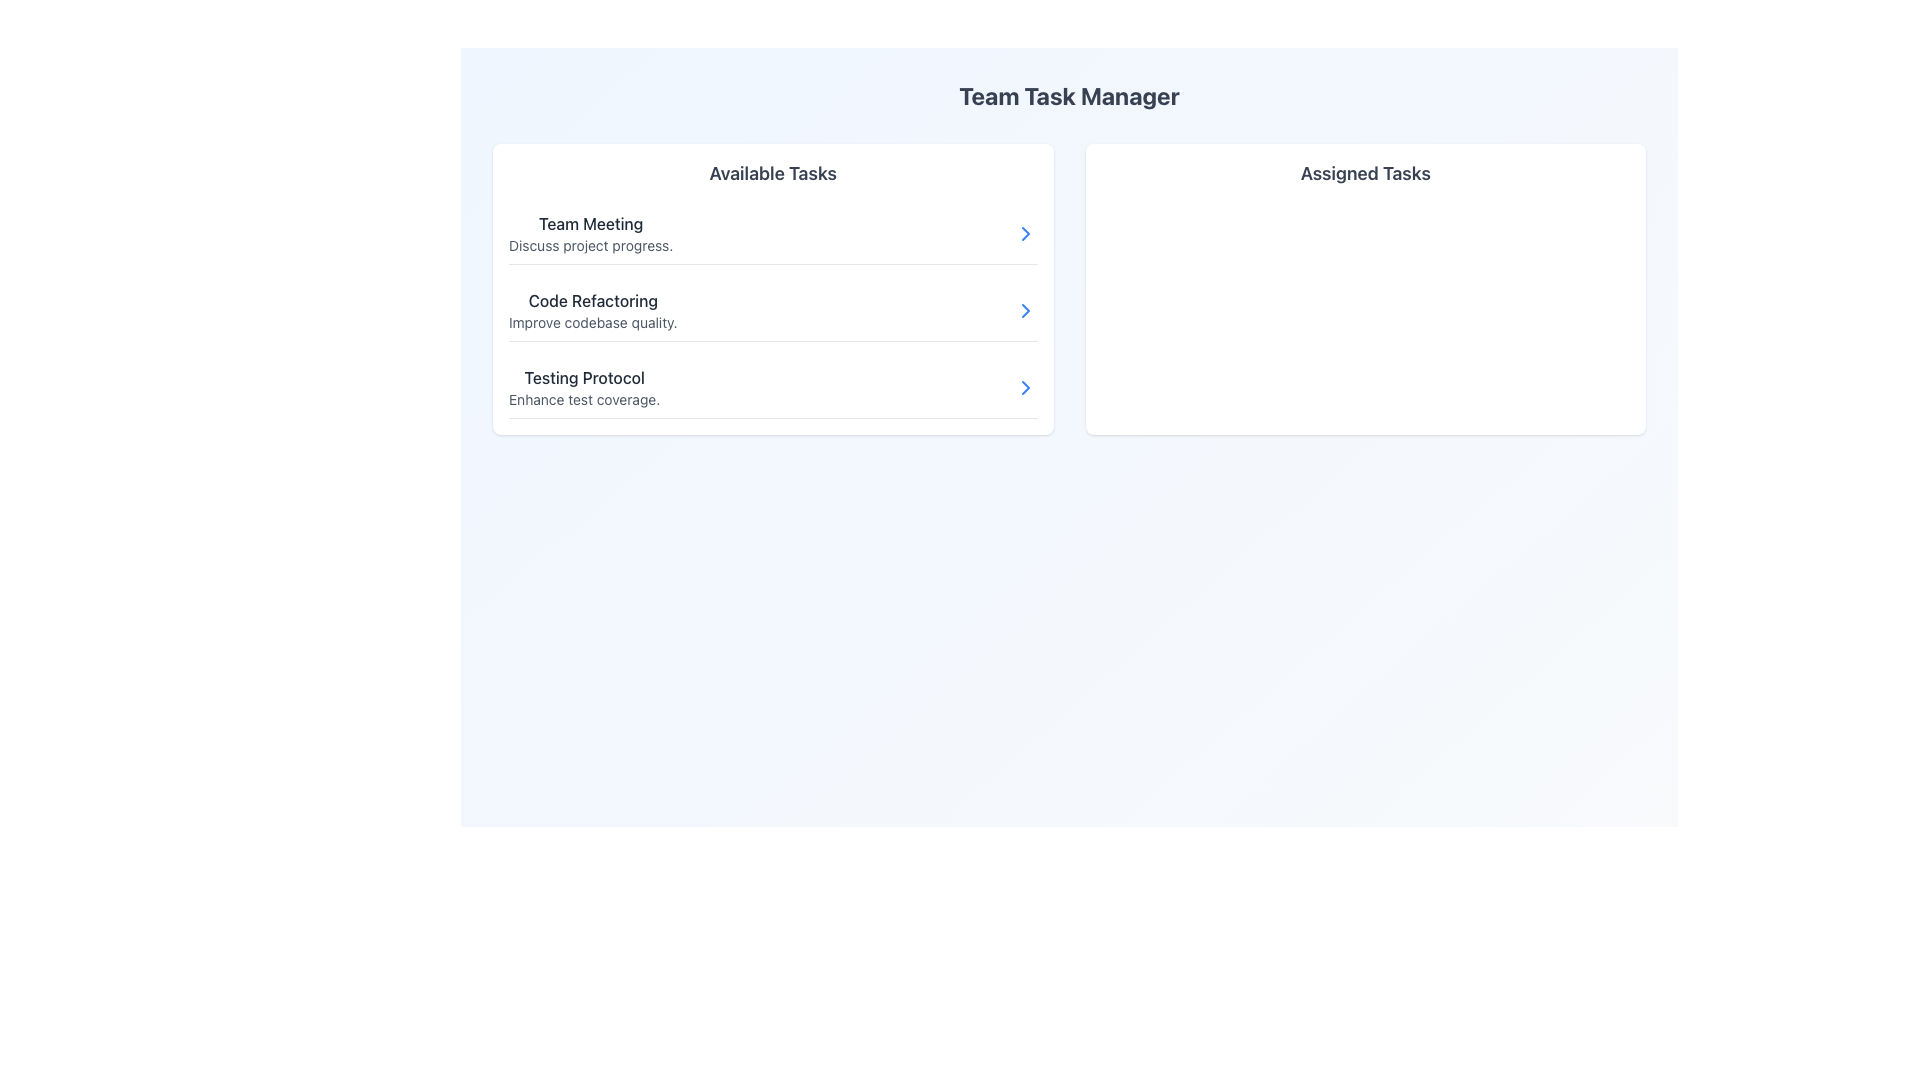  What do you see at coordinates (772, 233) in the screenshot?
I see `the 'Team Meeting' task item` at bounding box center [772, 233].